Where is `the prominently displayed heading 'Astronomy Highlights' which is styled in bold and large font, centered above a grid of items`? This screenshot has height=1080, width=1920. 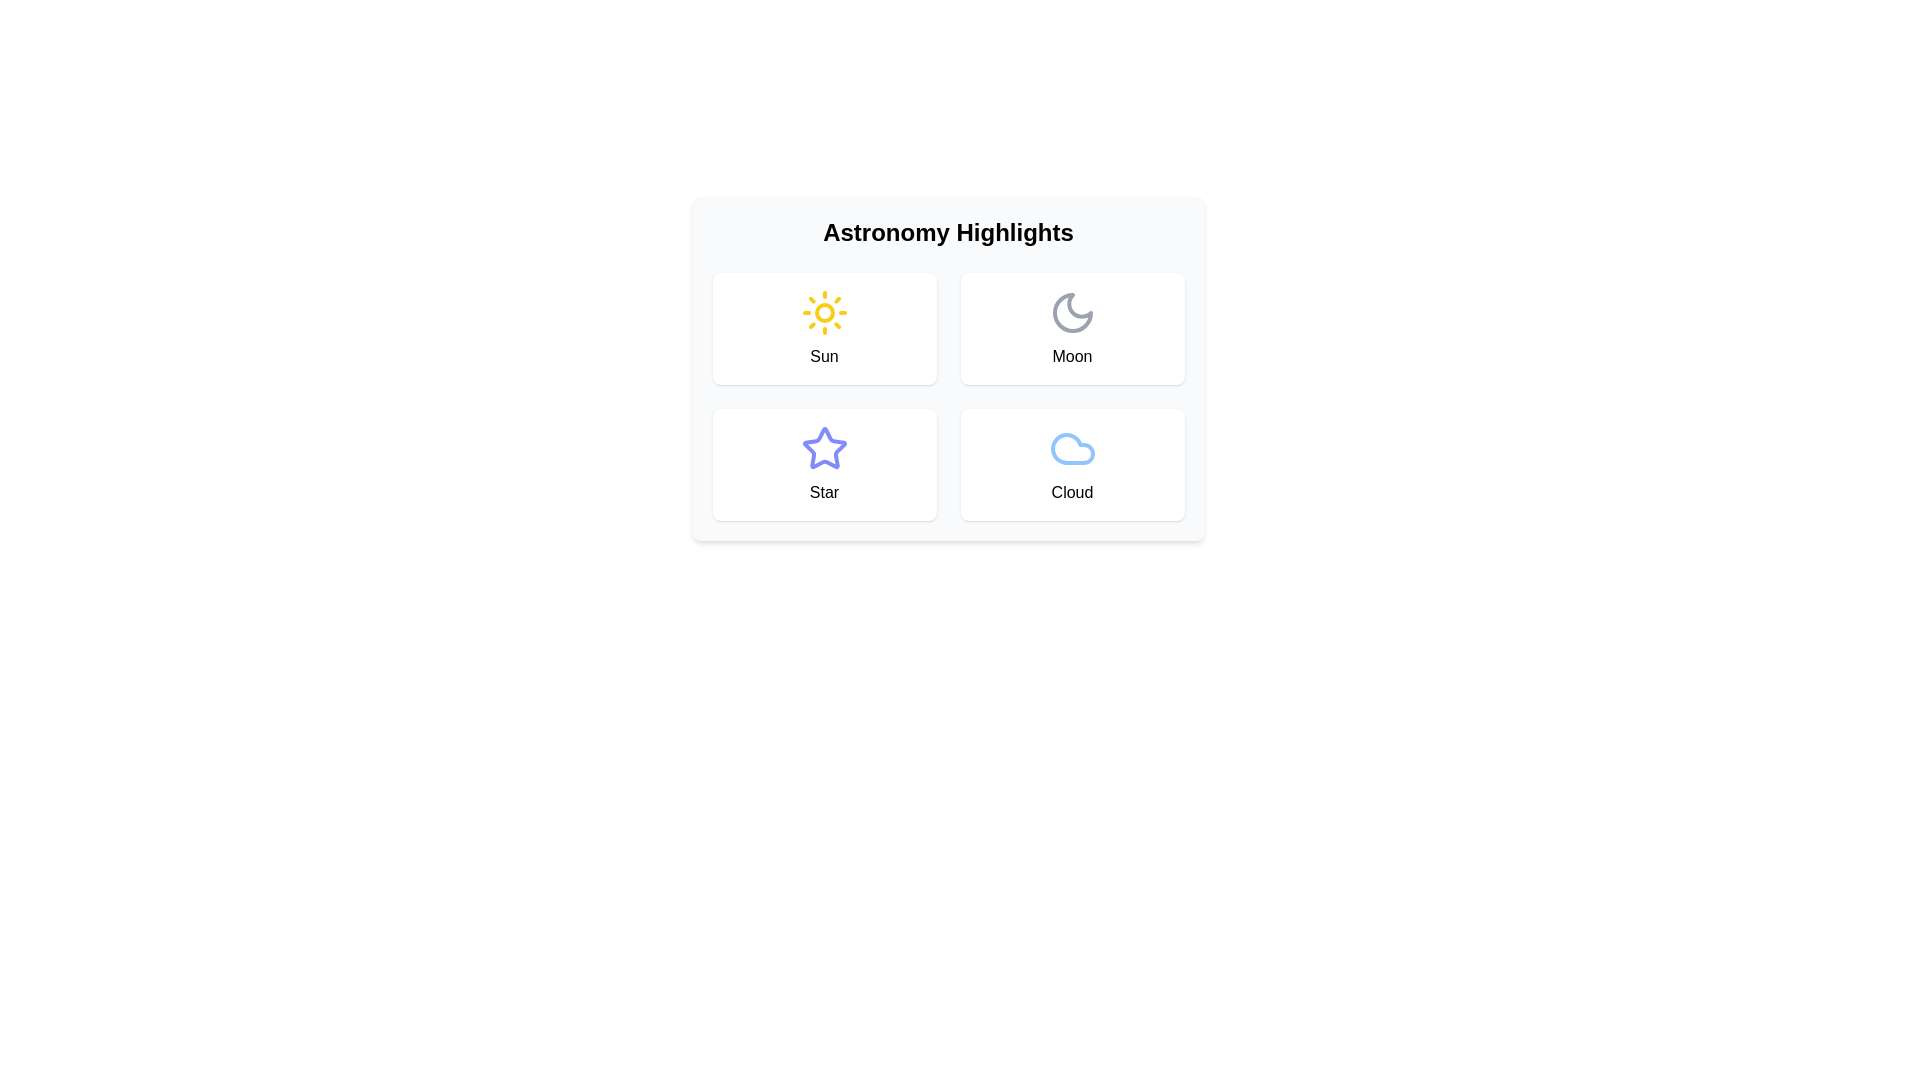 the prominently displayed heading 'Astronomy Highlights' which is styled in bold and large font, centered above a grid of items is located at coordinates (947, 231).